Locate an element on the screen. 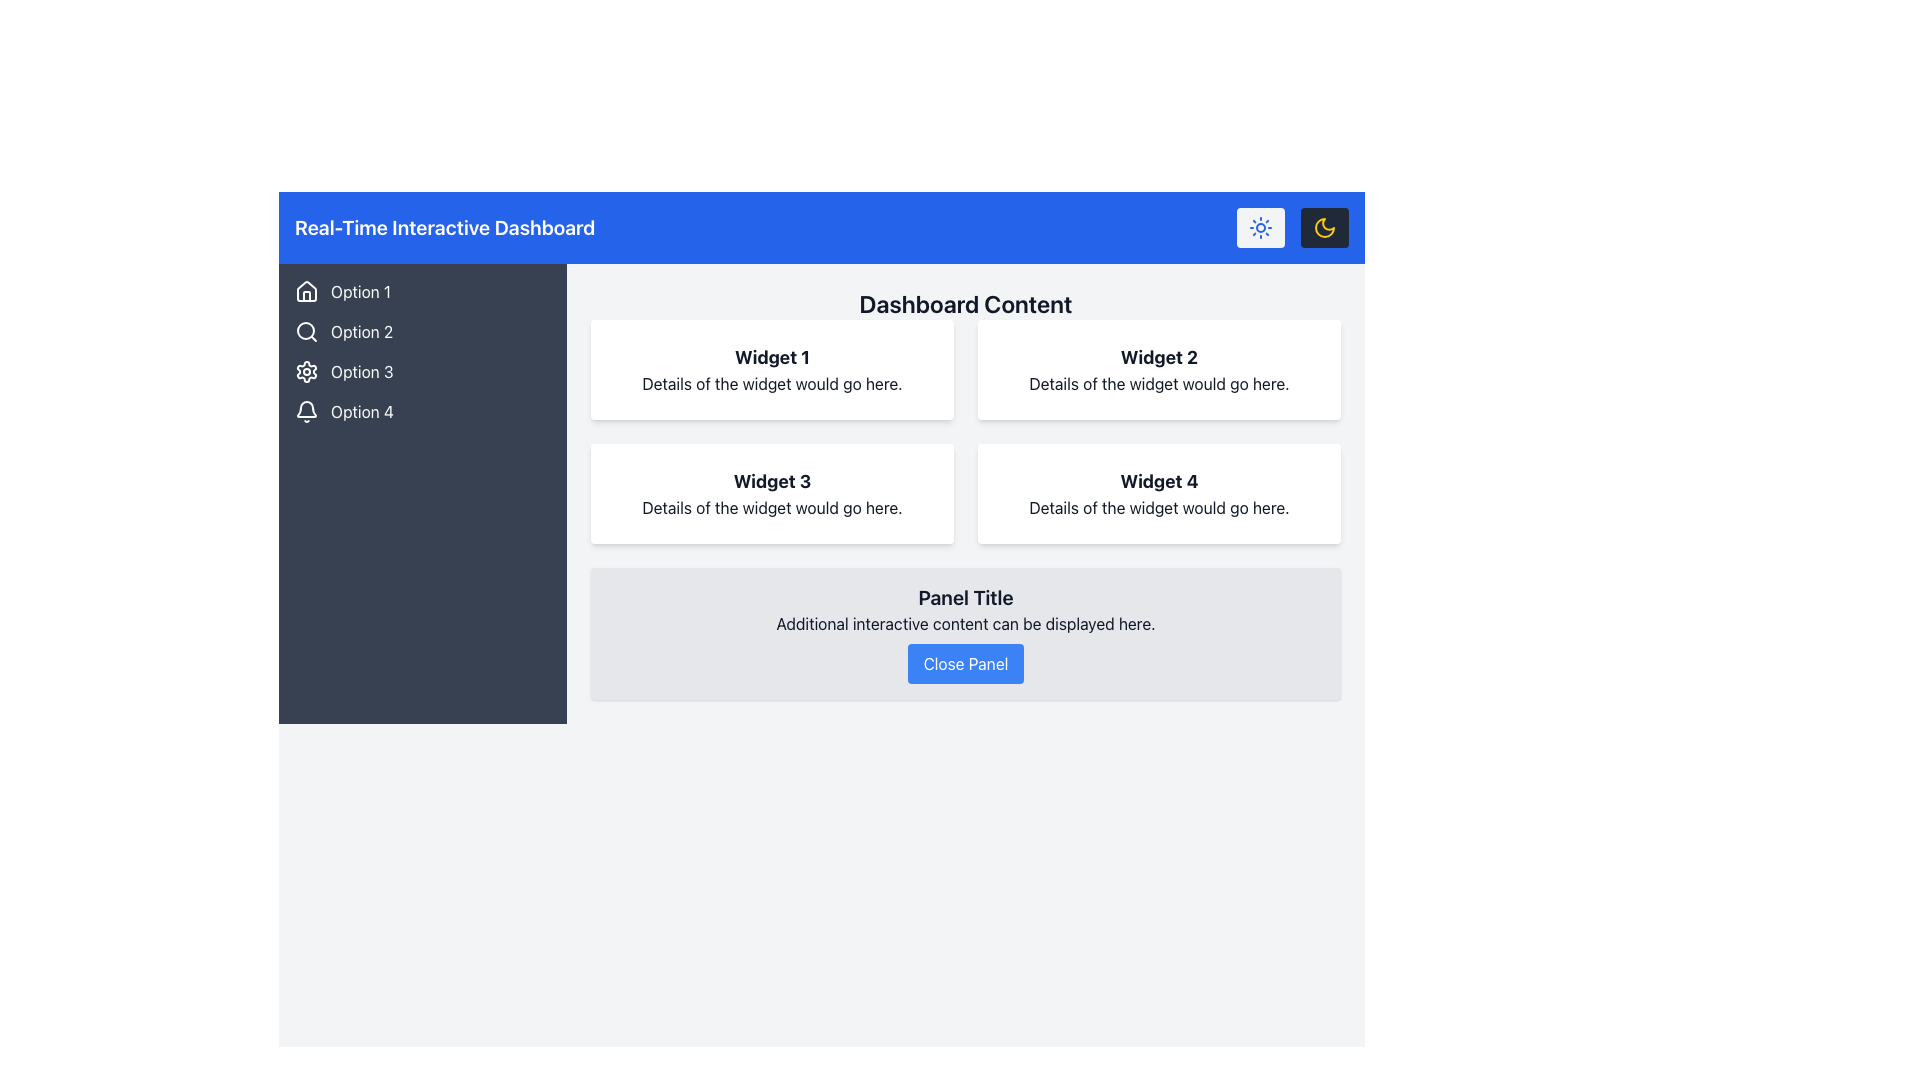  the 'Close Panel' button located at the bottom of the interactive panel with a light gray background and rounded corners is located at coordinates (965, 633).